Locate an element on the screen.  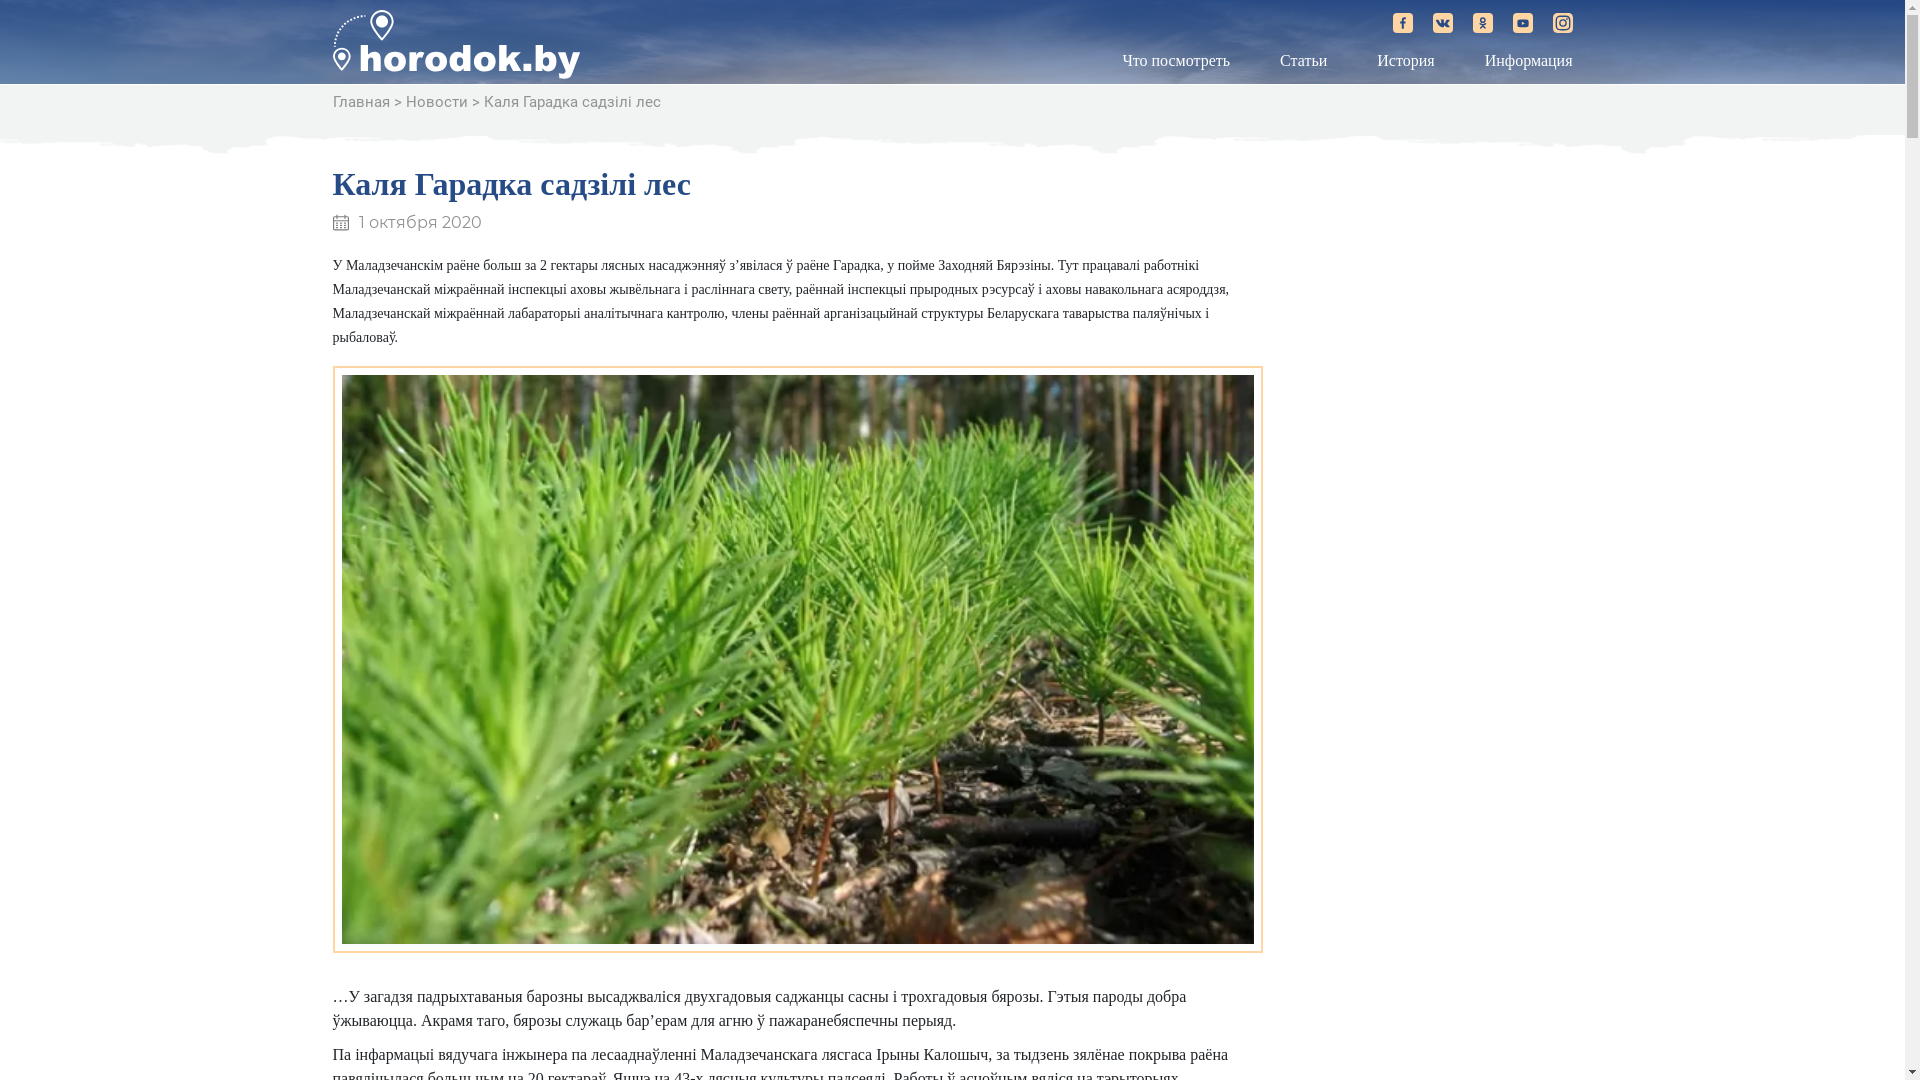
'horodok.by on Vkontakte' is located at coordinates (1430, 23).